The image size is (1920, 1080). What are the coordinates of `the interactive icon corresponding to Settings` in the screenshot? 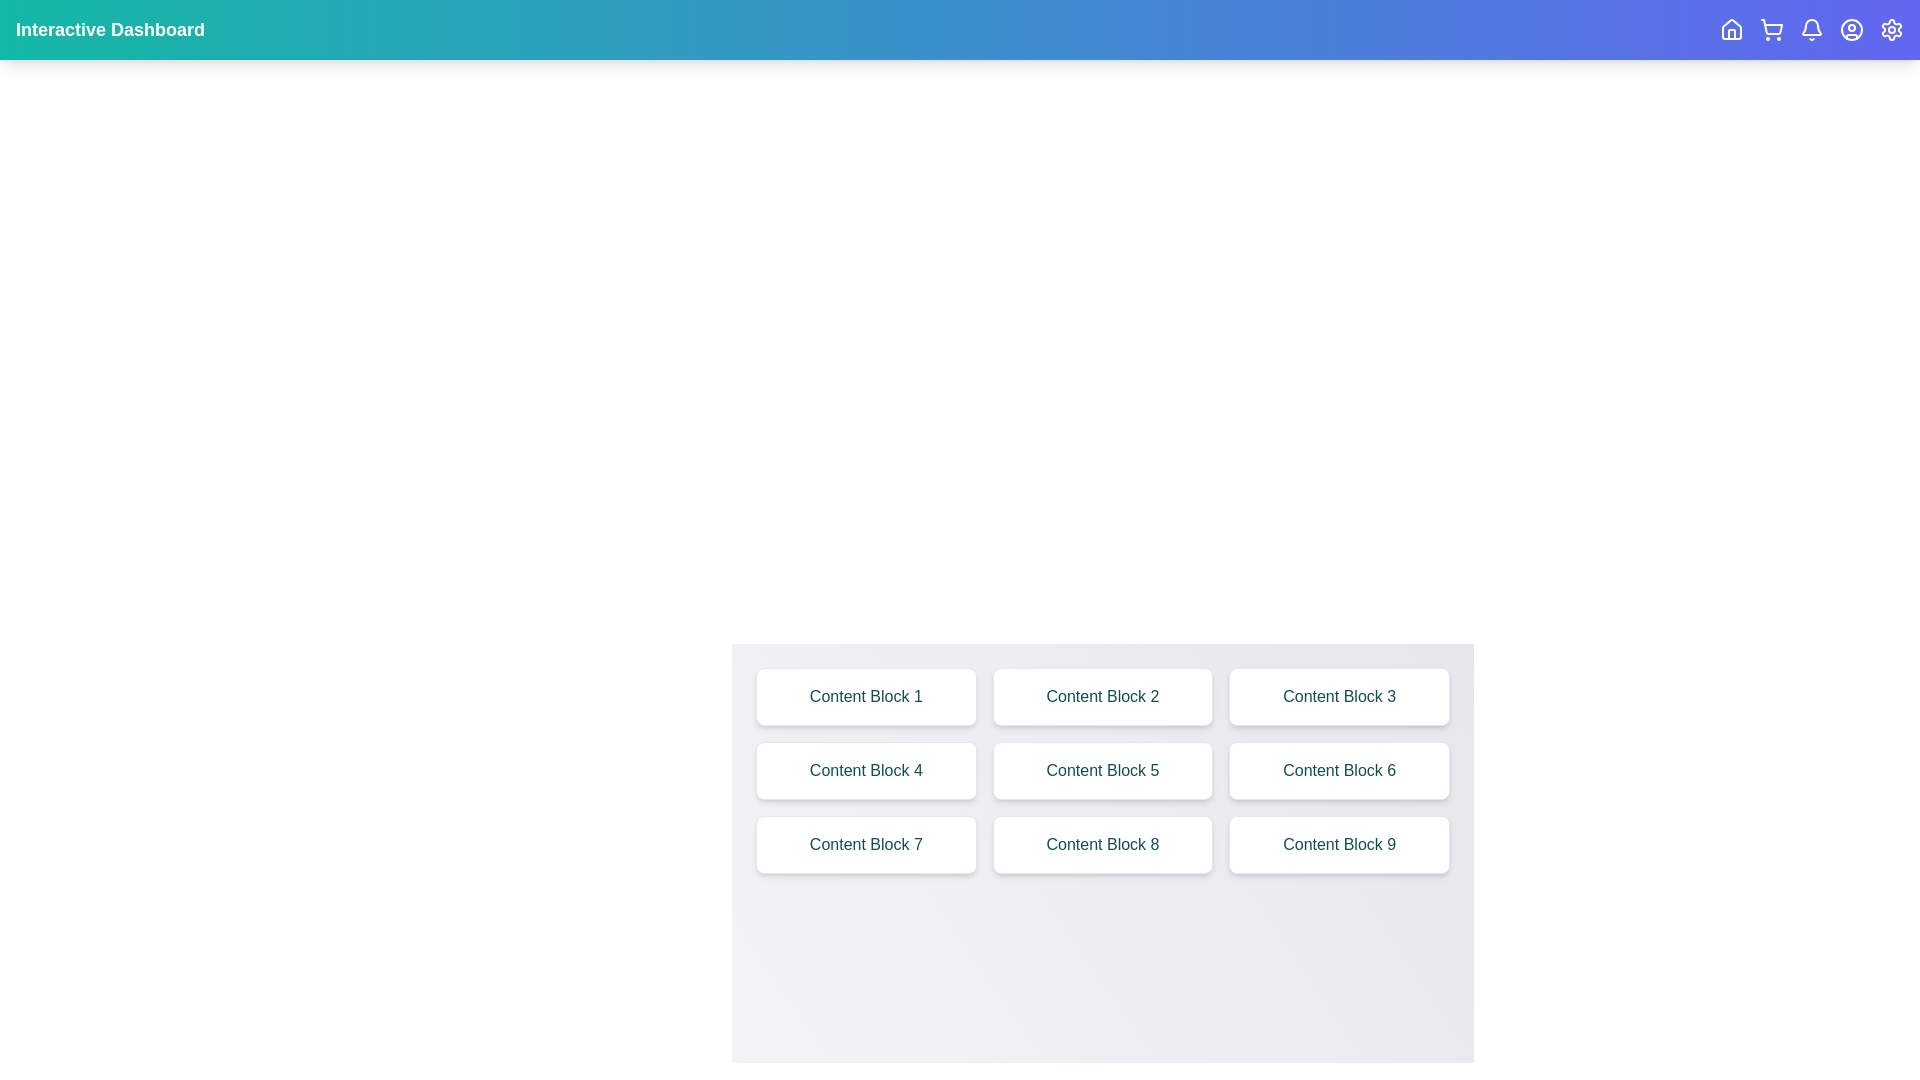 It's located at (1890, 30).